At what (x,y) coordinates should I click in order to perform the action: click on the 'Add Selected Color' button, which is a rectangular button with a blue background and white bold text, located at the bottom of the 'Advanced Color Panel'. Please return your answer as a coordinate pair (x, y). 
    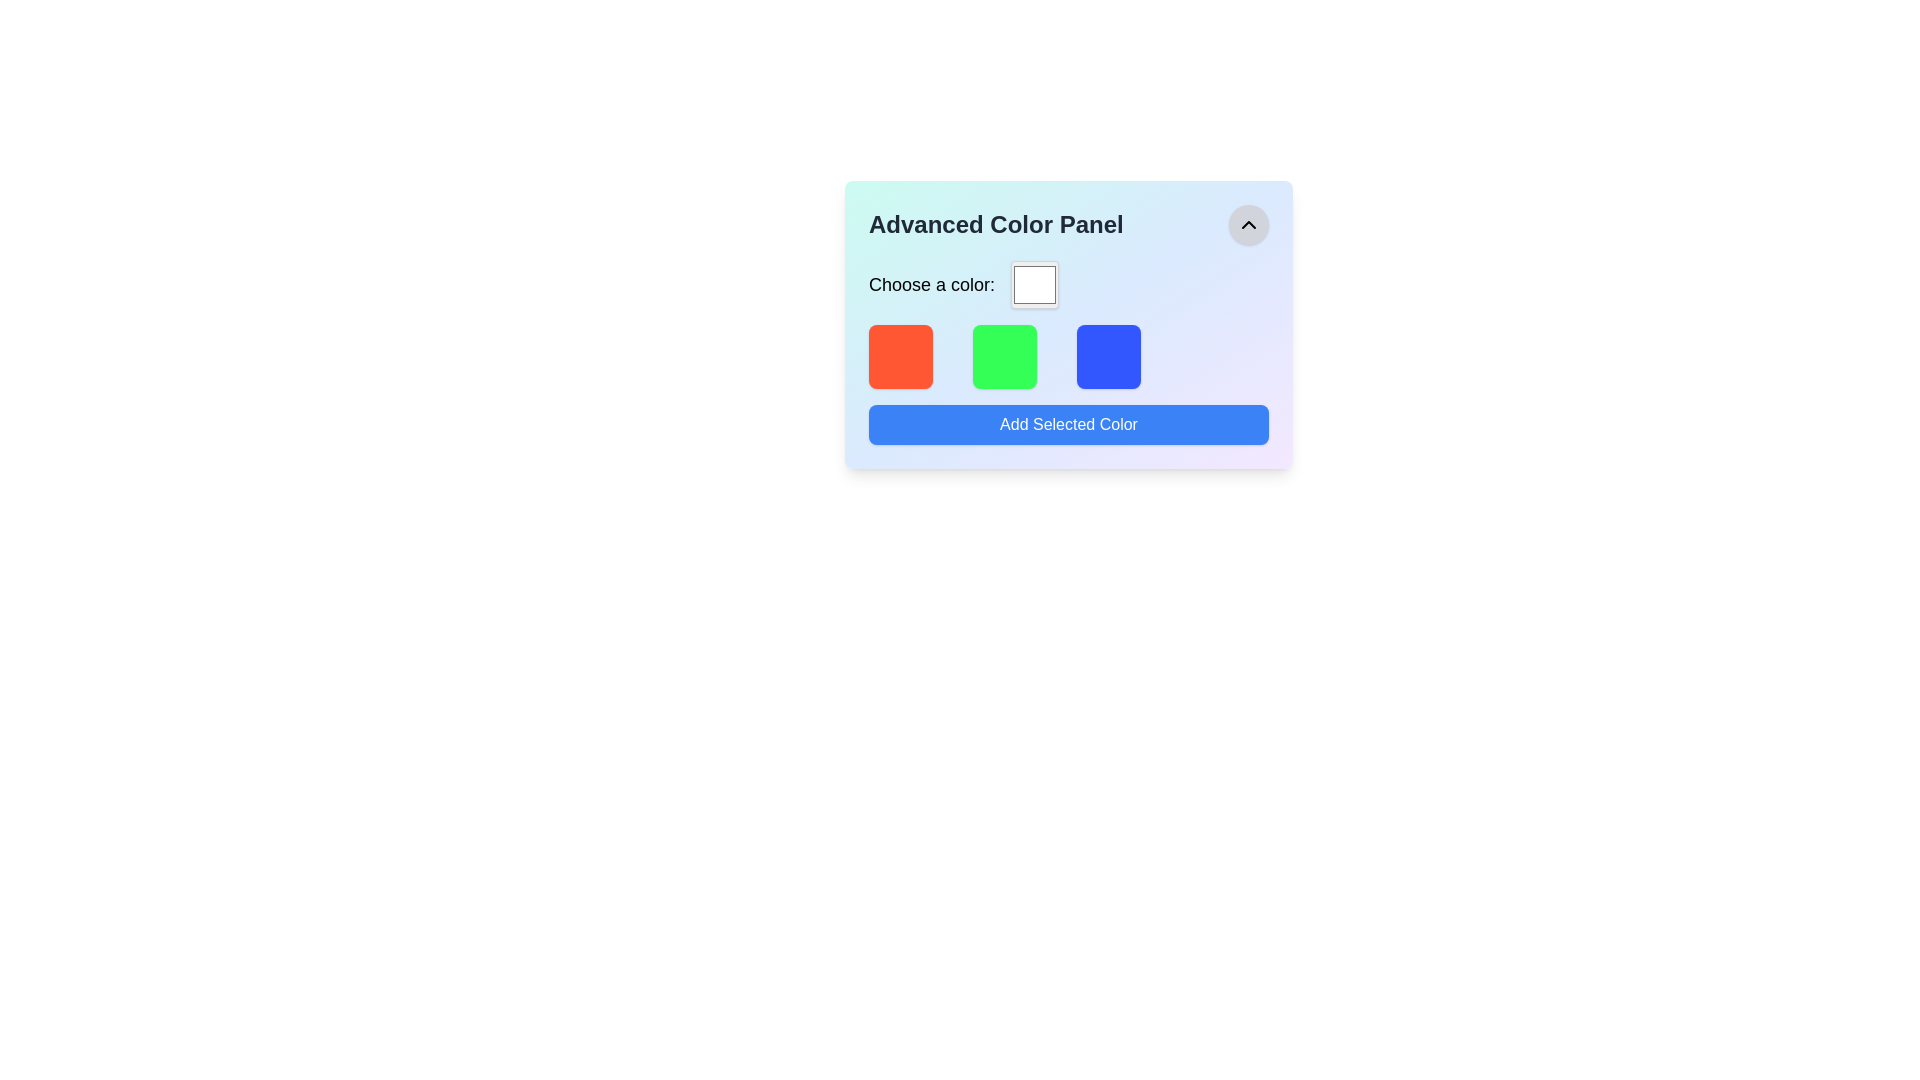
    Looking at the image, I should click on (1068, 423).